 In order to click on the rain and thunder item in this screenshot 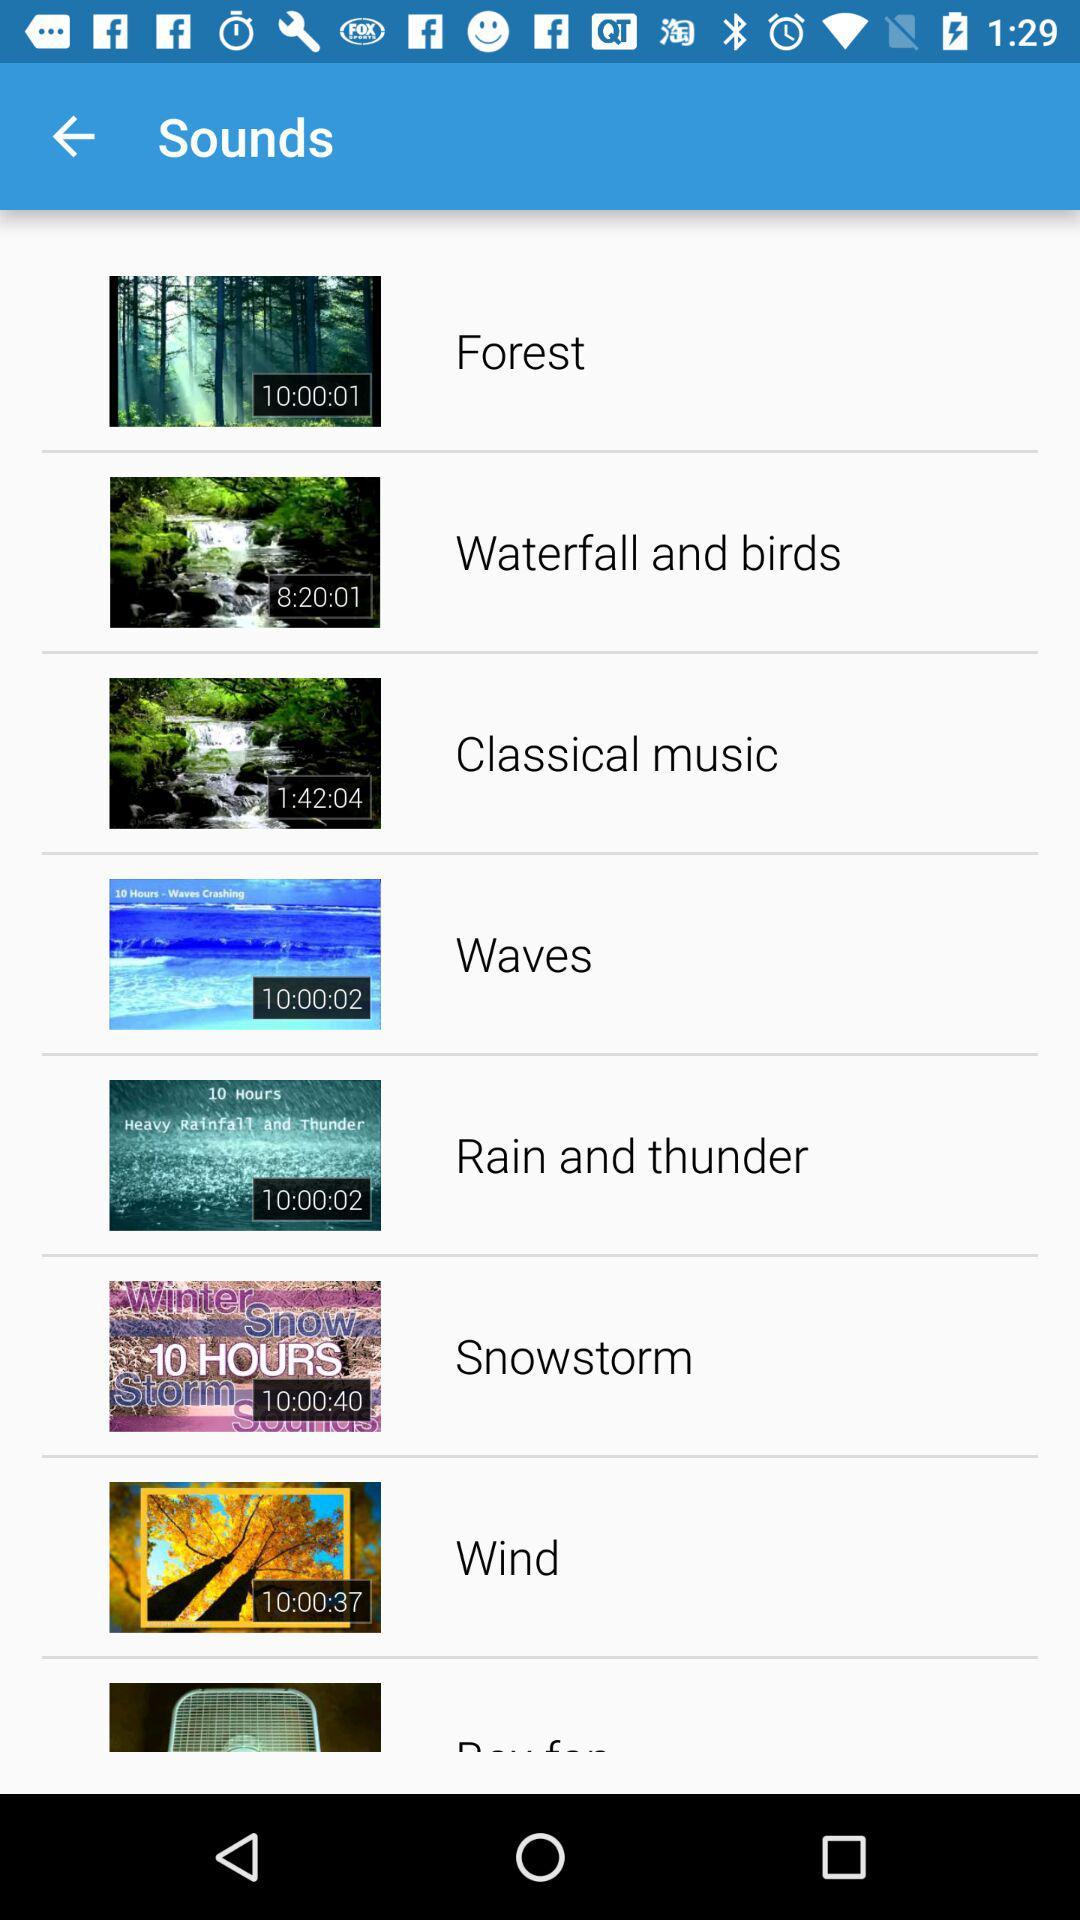, I will do `click(739, 1155)`.